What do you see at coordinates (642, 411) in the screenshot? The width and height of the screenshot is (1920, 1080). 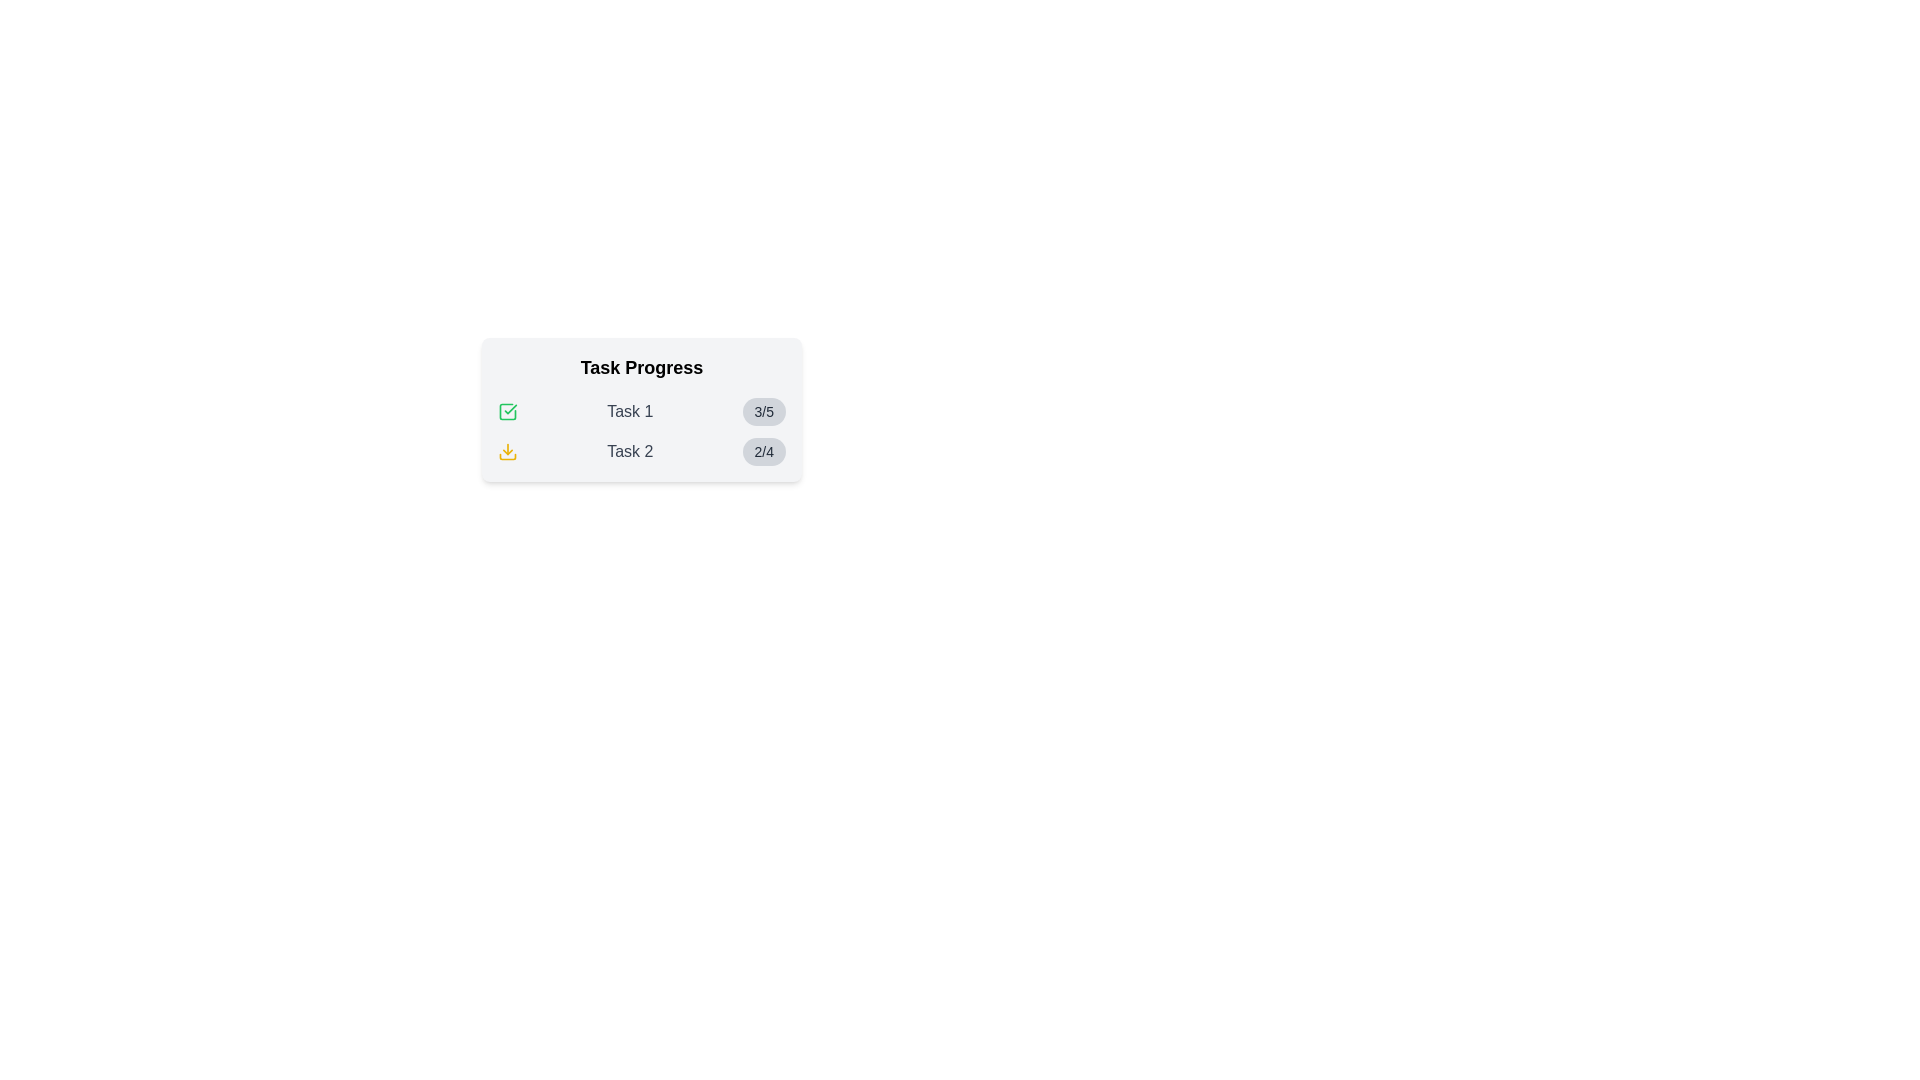 I see `the textual label of the first item in the task progress tracking list, which displays progress associated with 'Task 1'` at bounding box center [642, 411].